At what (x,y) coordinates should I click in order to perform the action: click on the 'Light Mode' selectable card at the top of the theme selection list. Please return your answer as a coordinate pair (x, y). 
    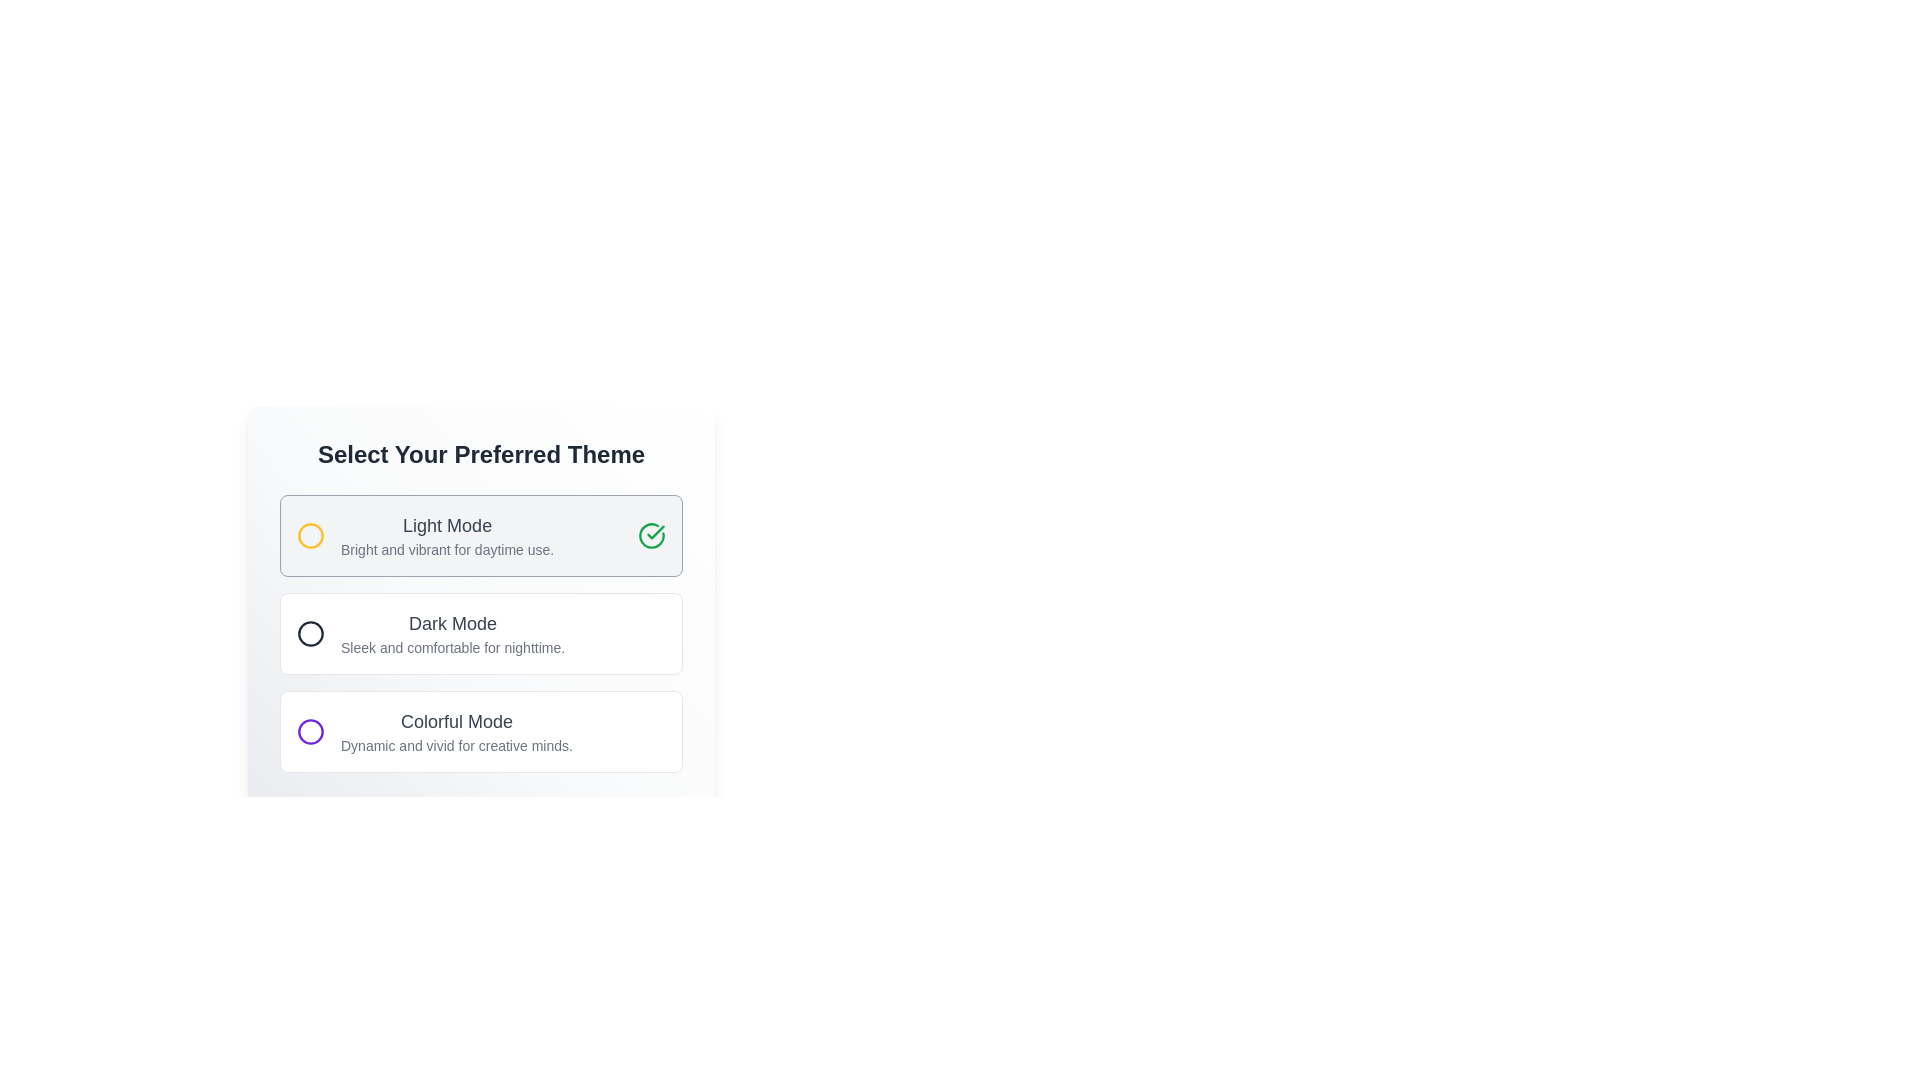
    Looking at the image, I should click on (481, 535).